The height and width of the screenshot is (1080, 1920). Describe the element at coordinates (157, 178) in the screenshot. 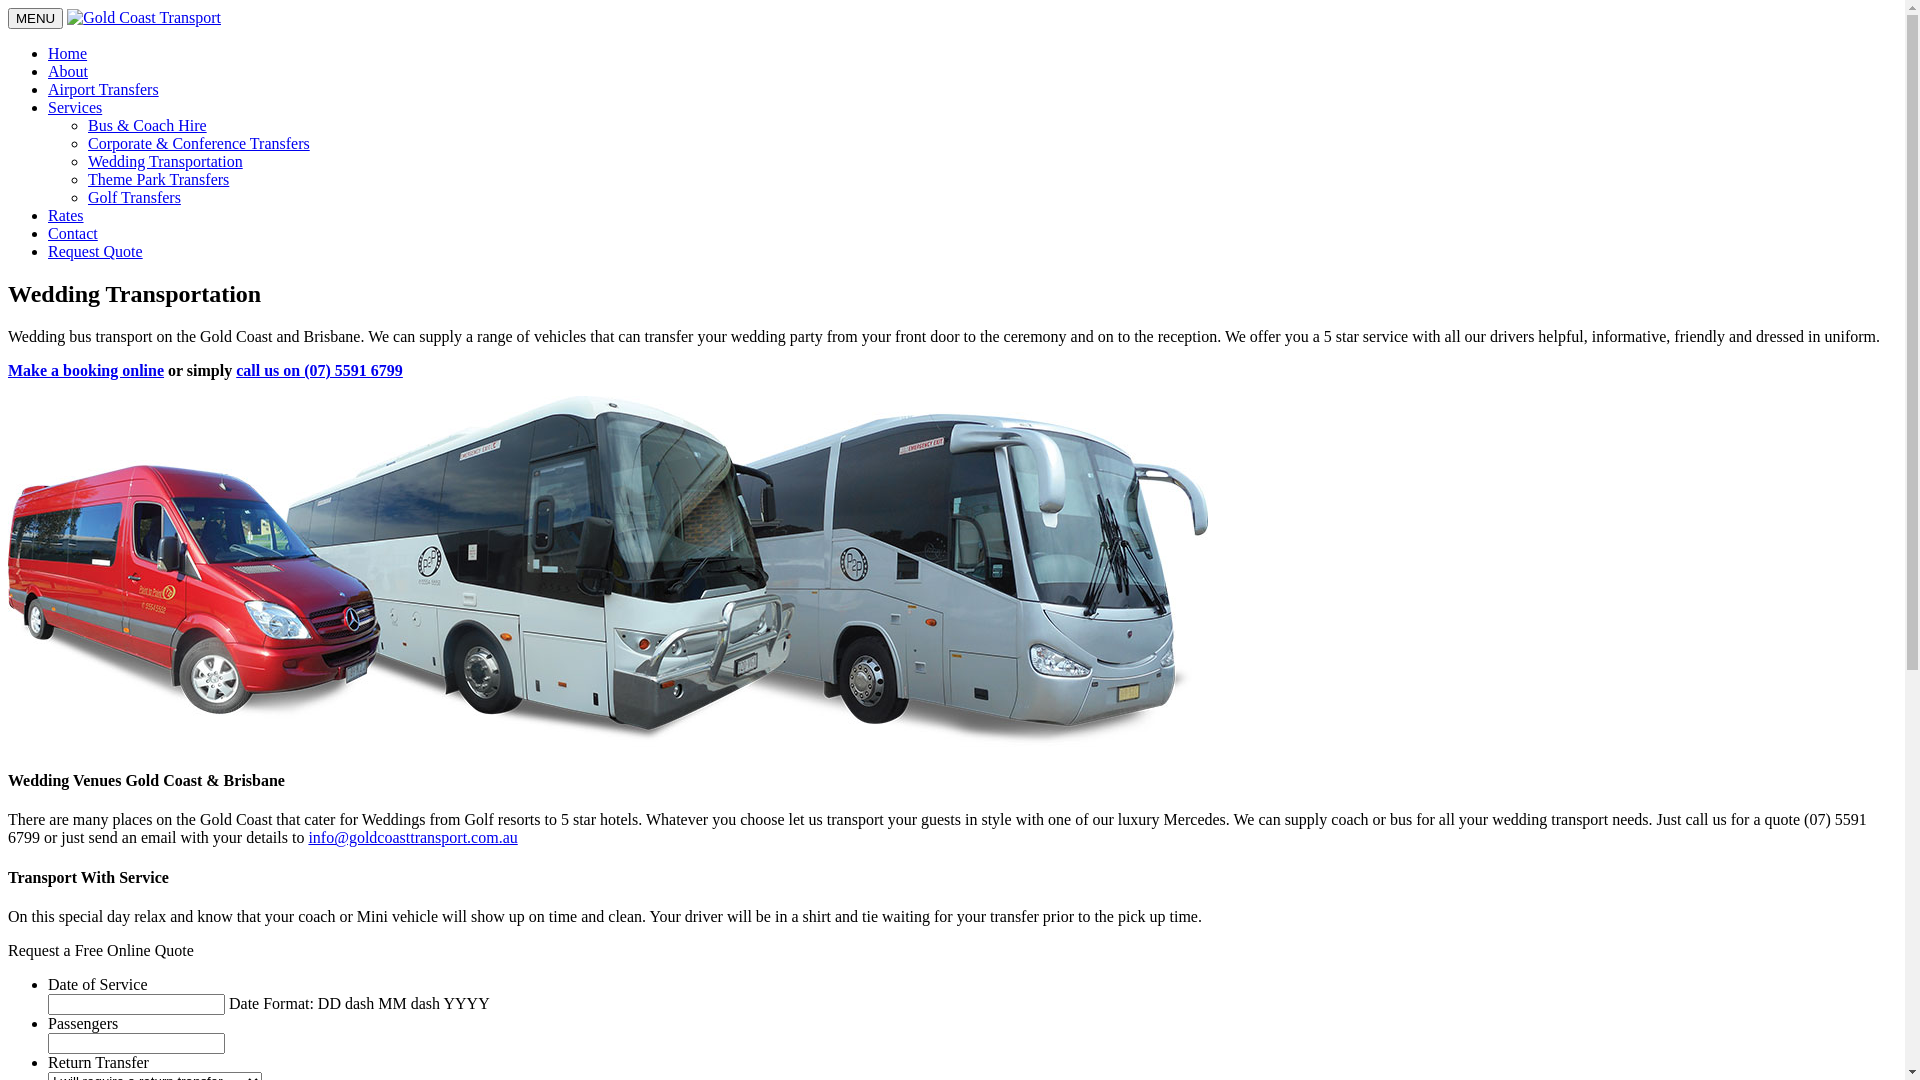

I see `'Theme Park Transfers'` at that location.